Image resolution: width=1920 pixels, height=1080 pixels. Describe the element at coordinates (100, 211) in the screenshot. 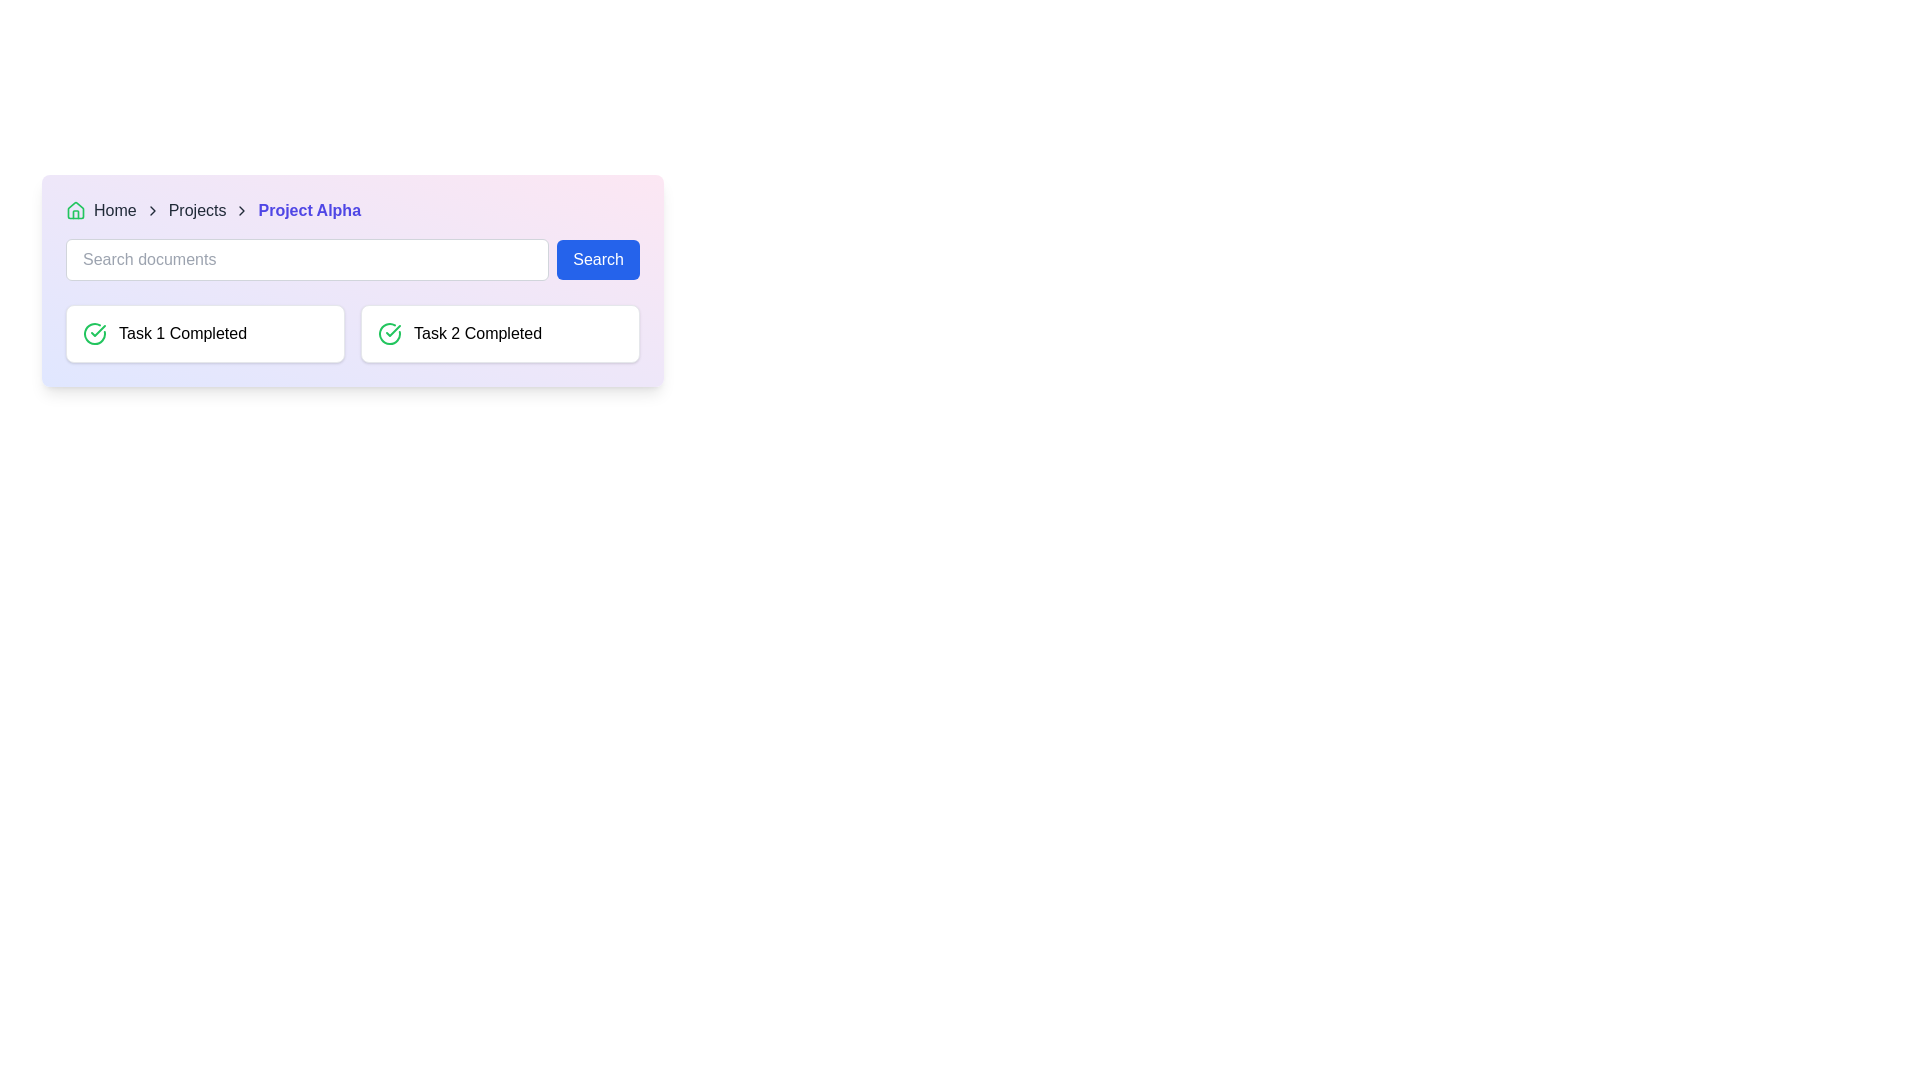

I see `'Home' label element in the breadcrumb navigation bar, which features a green house icon and is positioned at the top left corner of the card interface` at that location.